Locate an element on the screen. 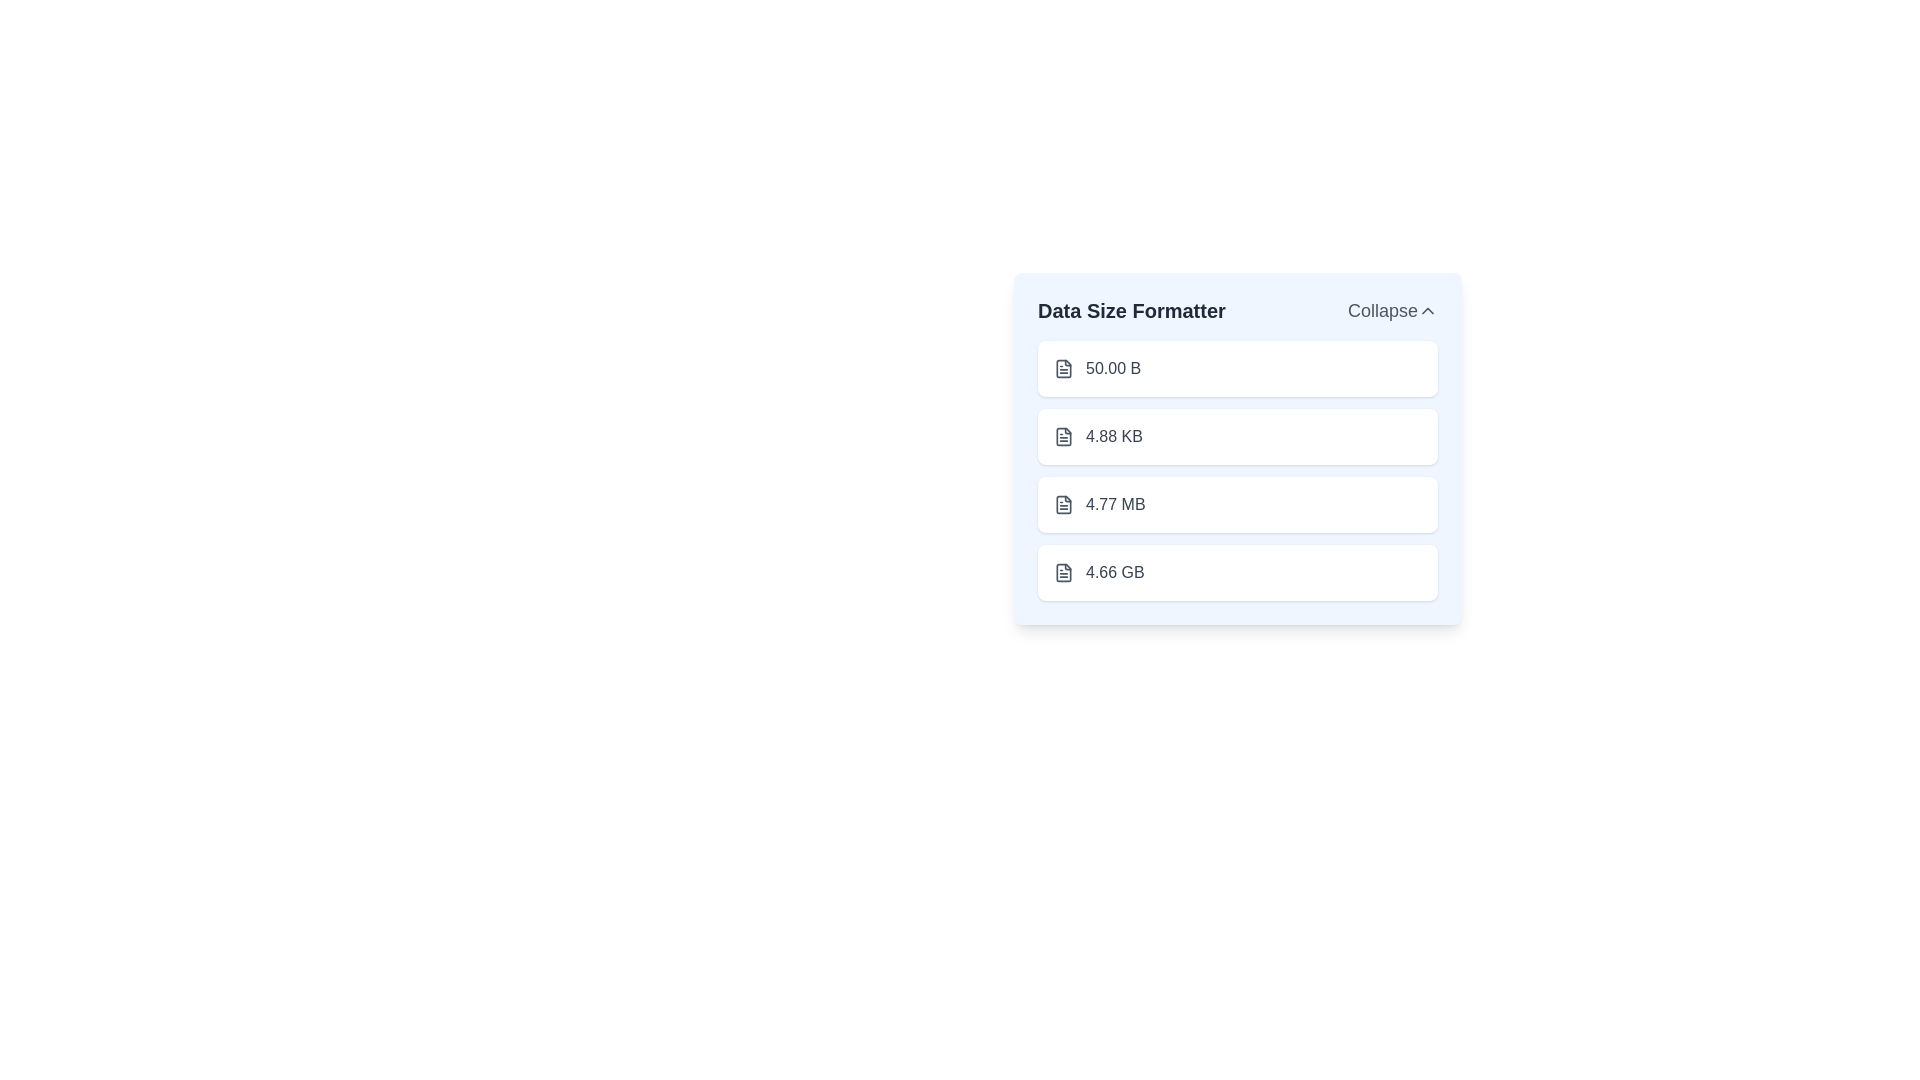 The height and width of the screenshot is (1080, 1920). the 'Collapse' button, which has the text styled in bold and an upward-facing chevron icon, located to the right of the title 'Data Size Formatter' is located at coordinates (1391, 311).